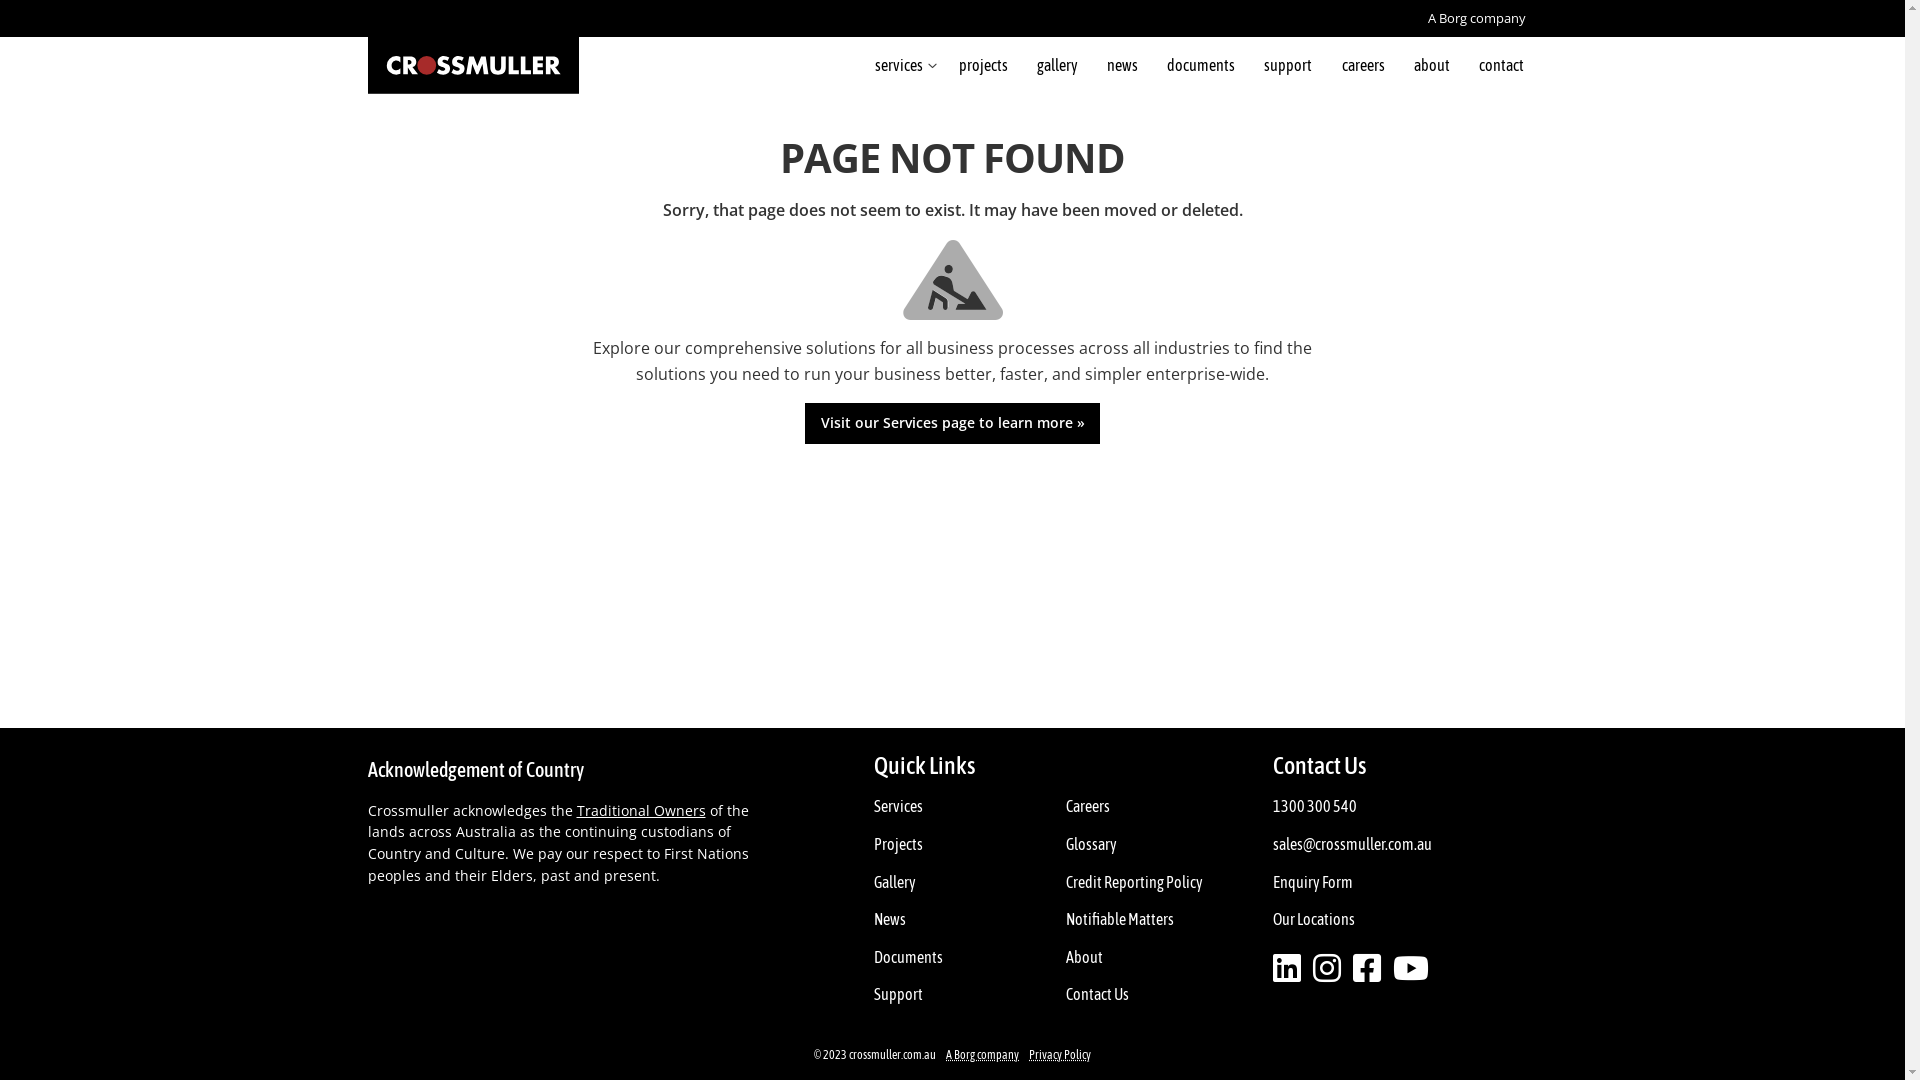 The image size is (1920, 1080). What do you see at coordinates (860, 64) in the screenshot?
I see `'services'` at bounding box center [860, 64].